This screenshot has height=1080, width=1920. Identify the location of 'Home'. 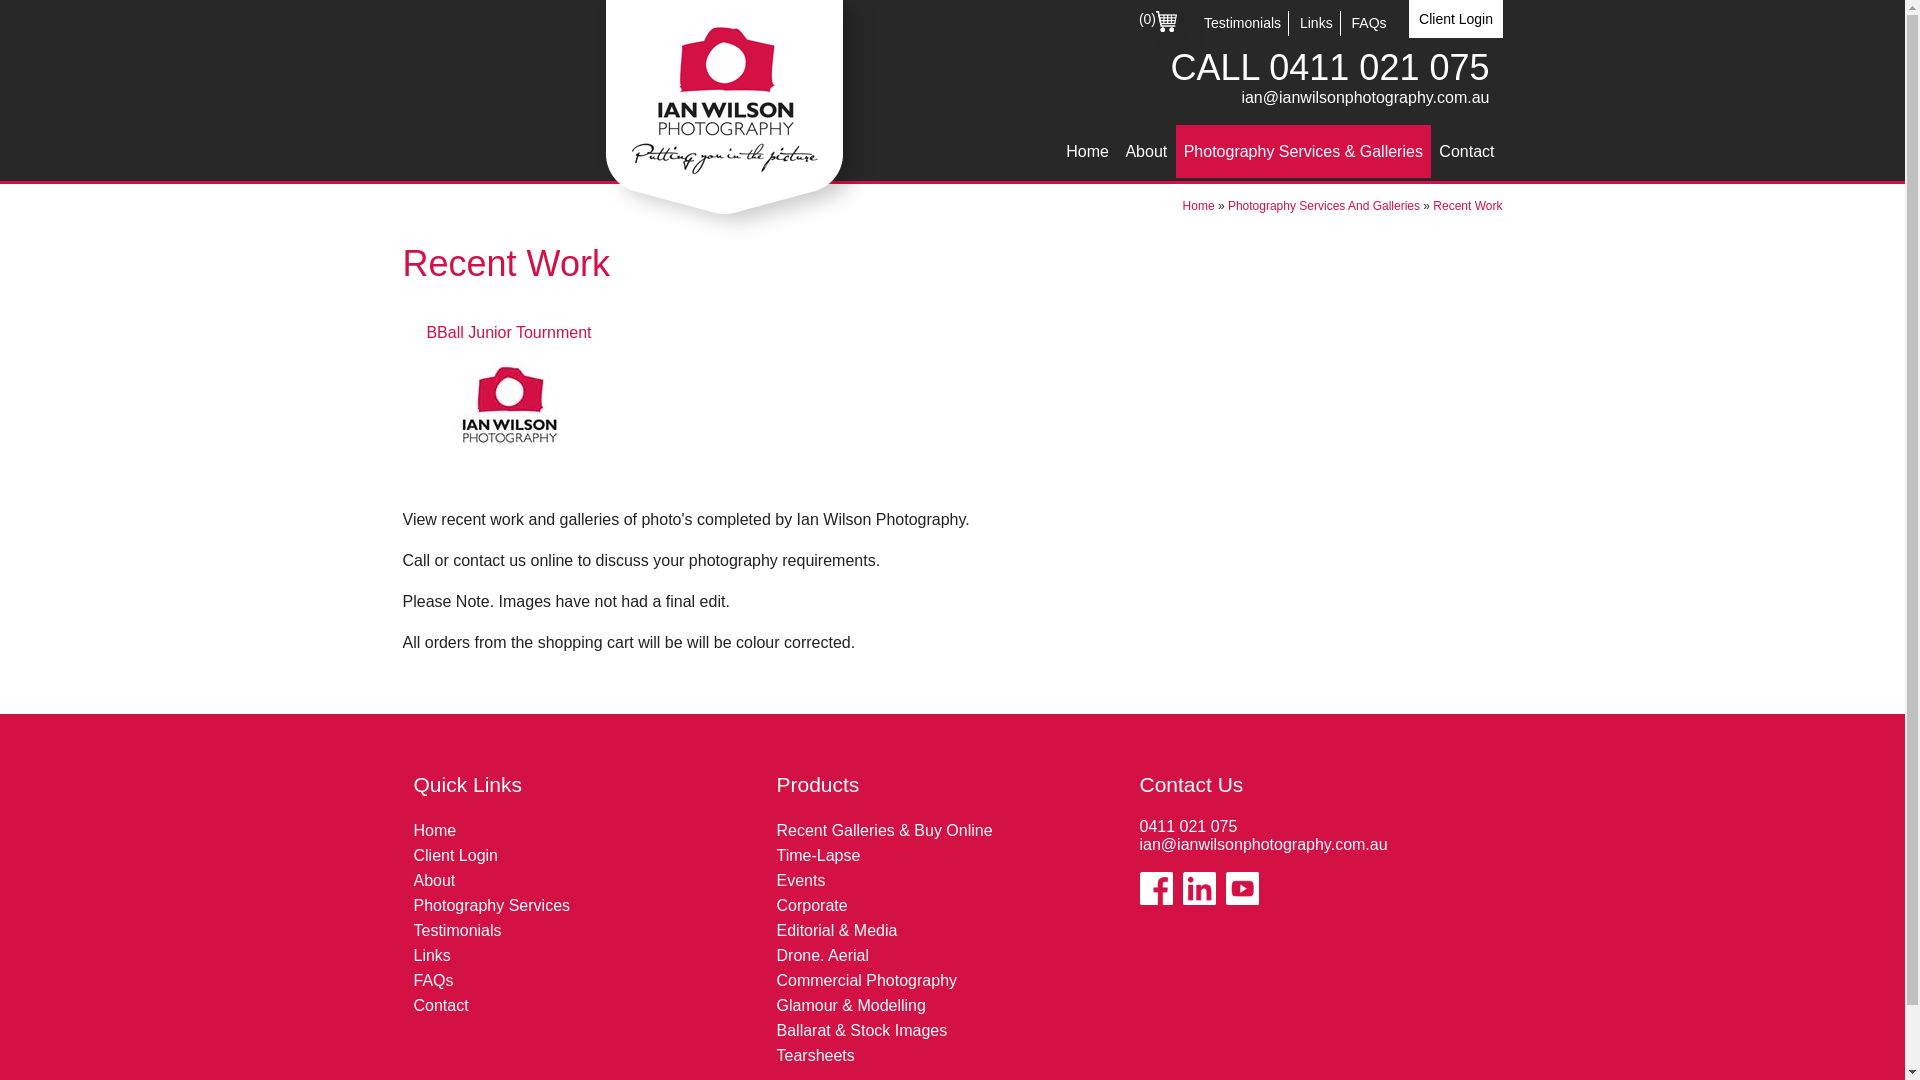
(1182, 205).